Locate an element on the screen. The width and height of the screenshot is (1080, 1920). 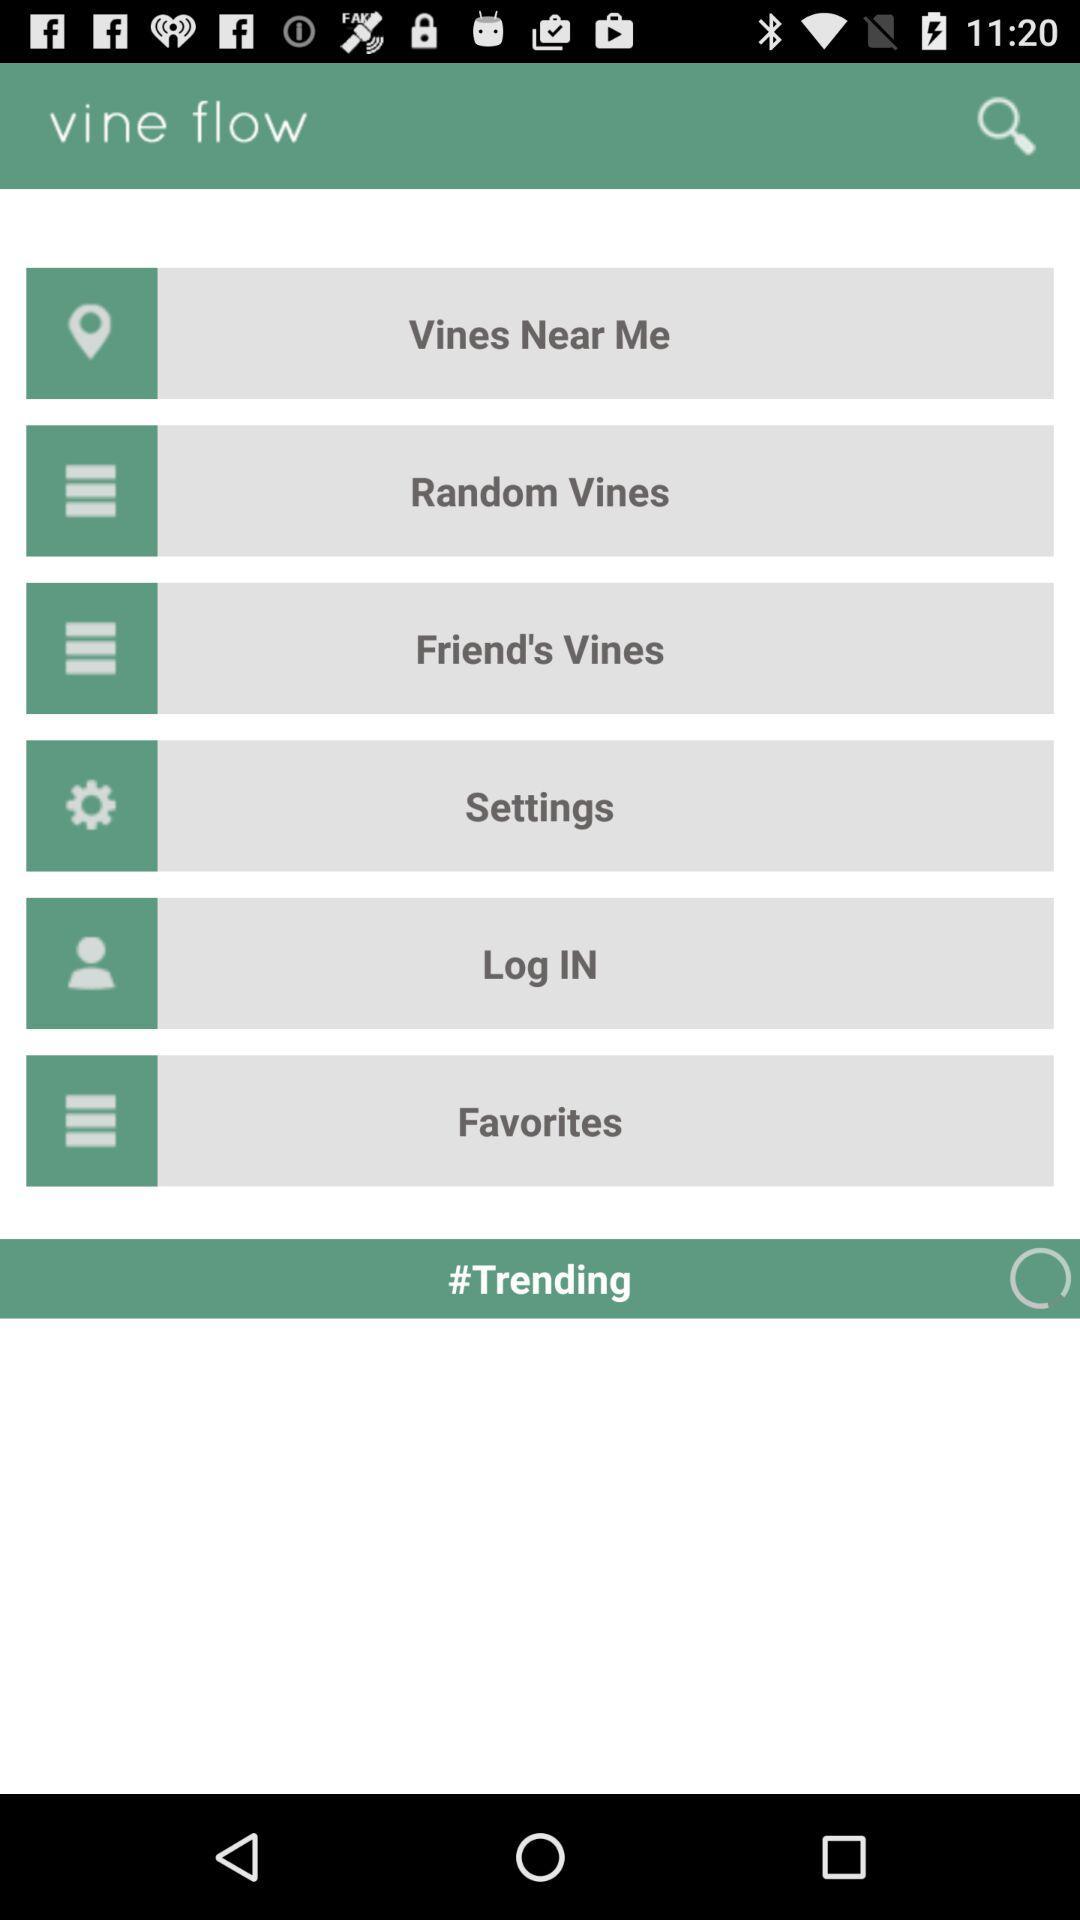
icon at the top right corner is located at coordinates (1006, 124).